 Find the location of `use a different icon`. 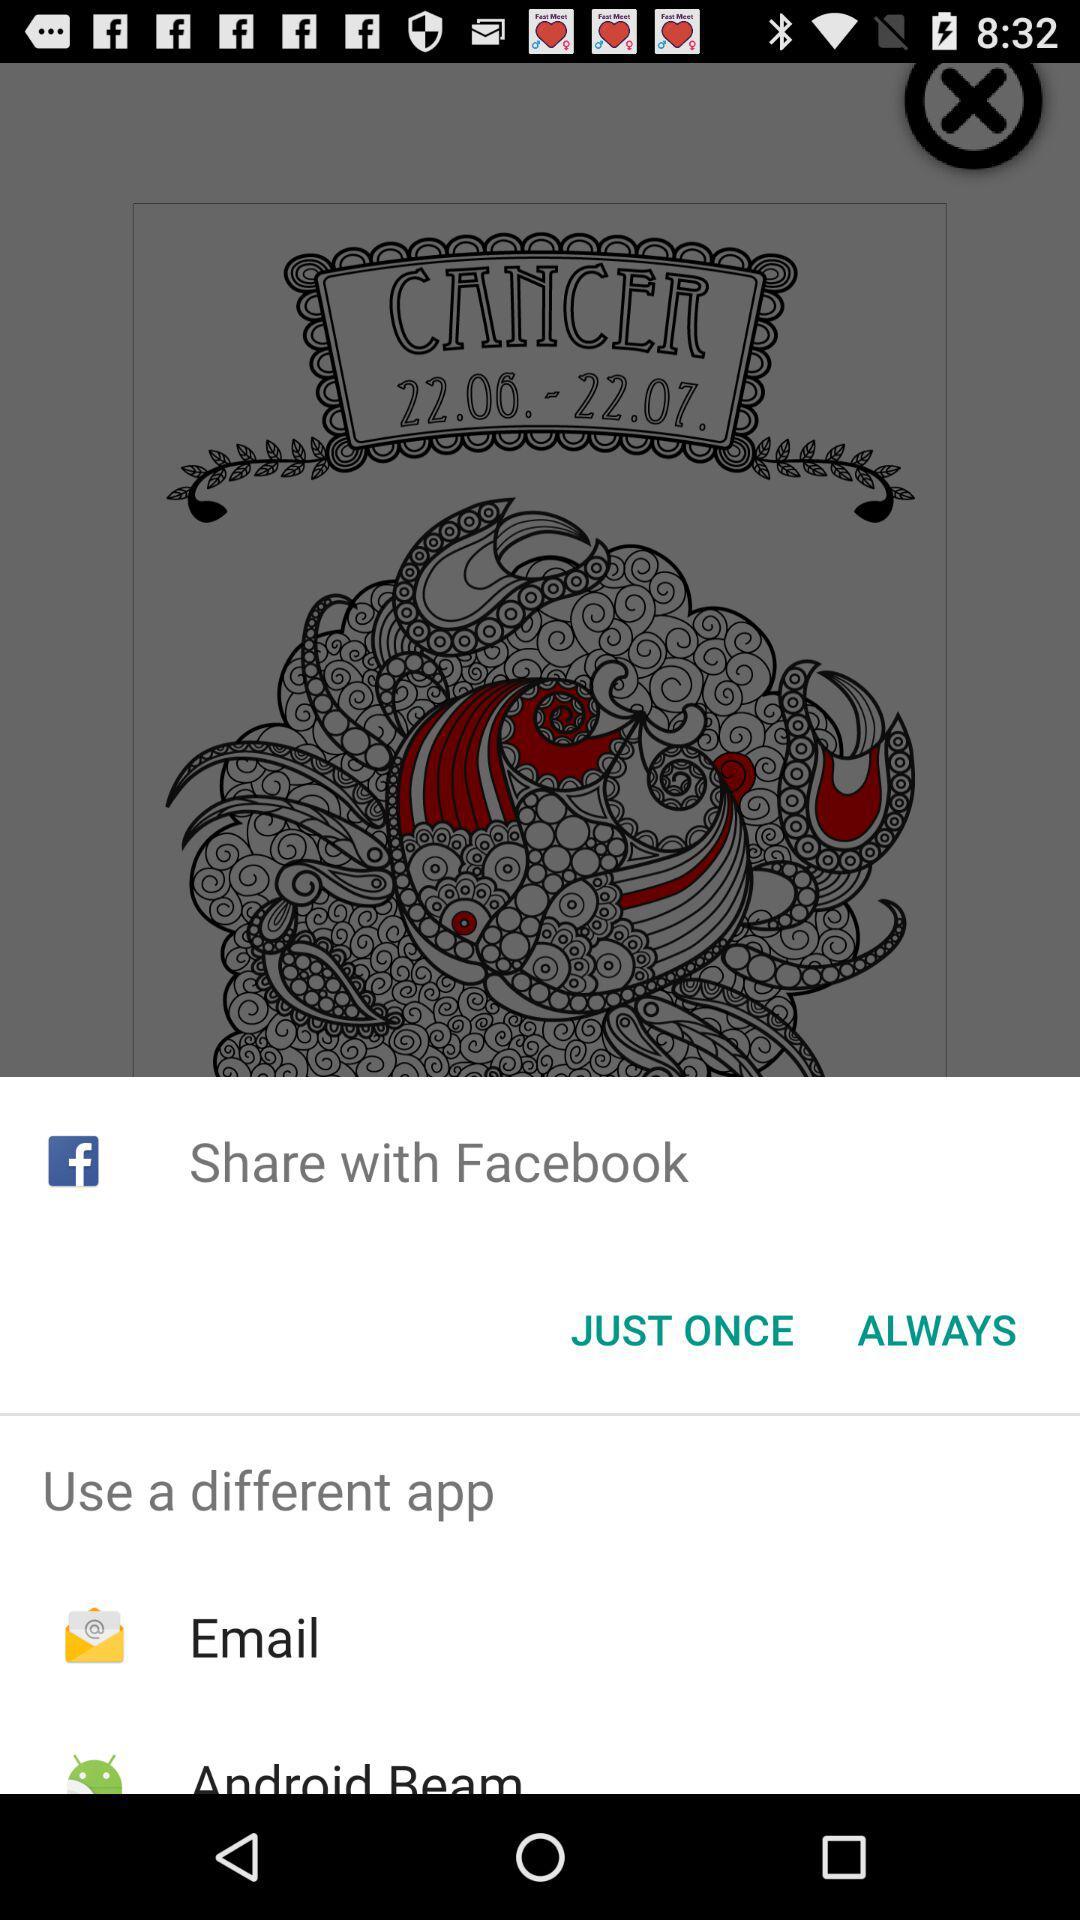

use a different icon is located at coordinates (540, 1489).